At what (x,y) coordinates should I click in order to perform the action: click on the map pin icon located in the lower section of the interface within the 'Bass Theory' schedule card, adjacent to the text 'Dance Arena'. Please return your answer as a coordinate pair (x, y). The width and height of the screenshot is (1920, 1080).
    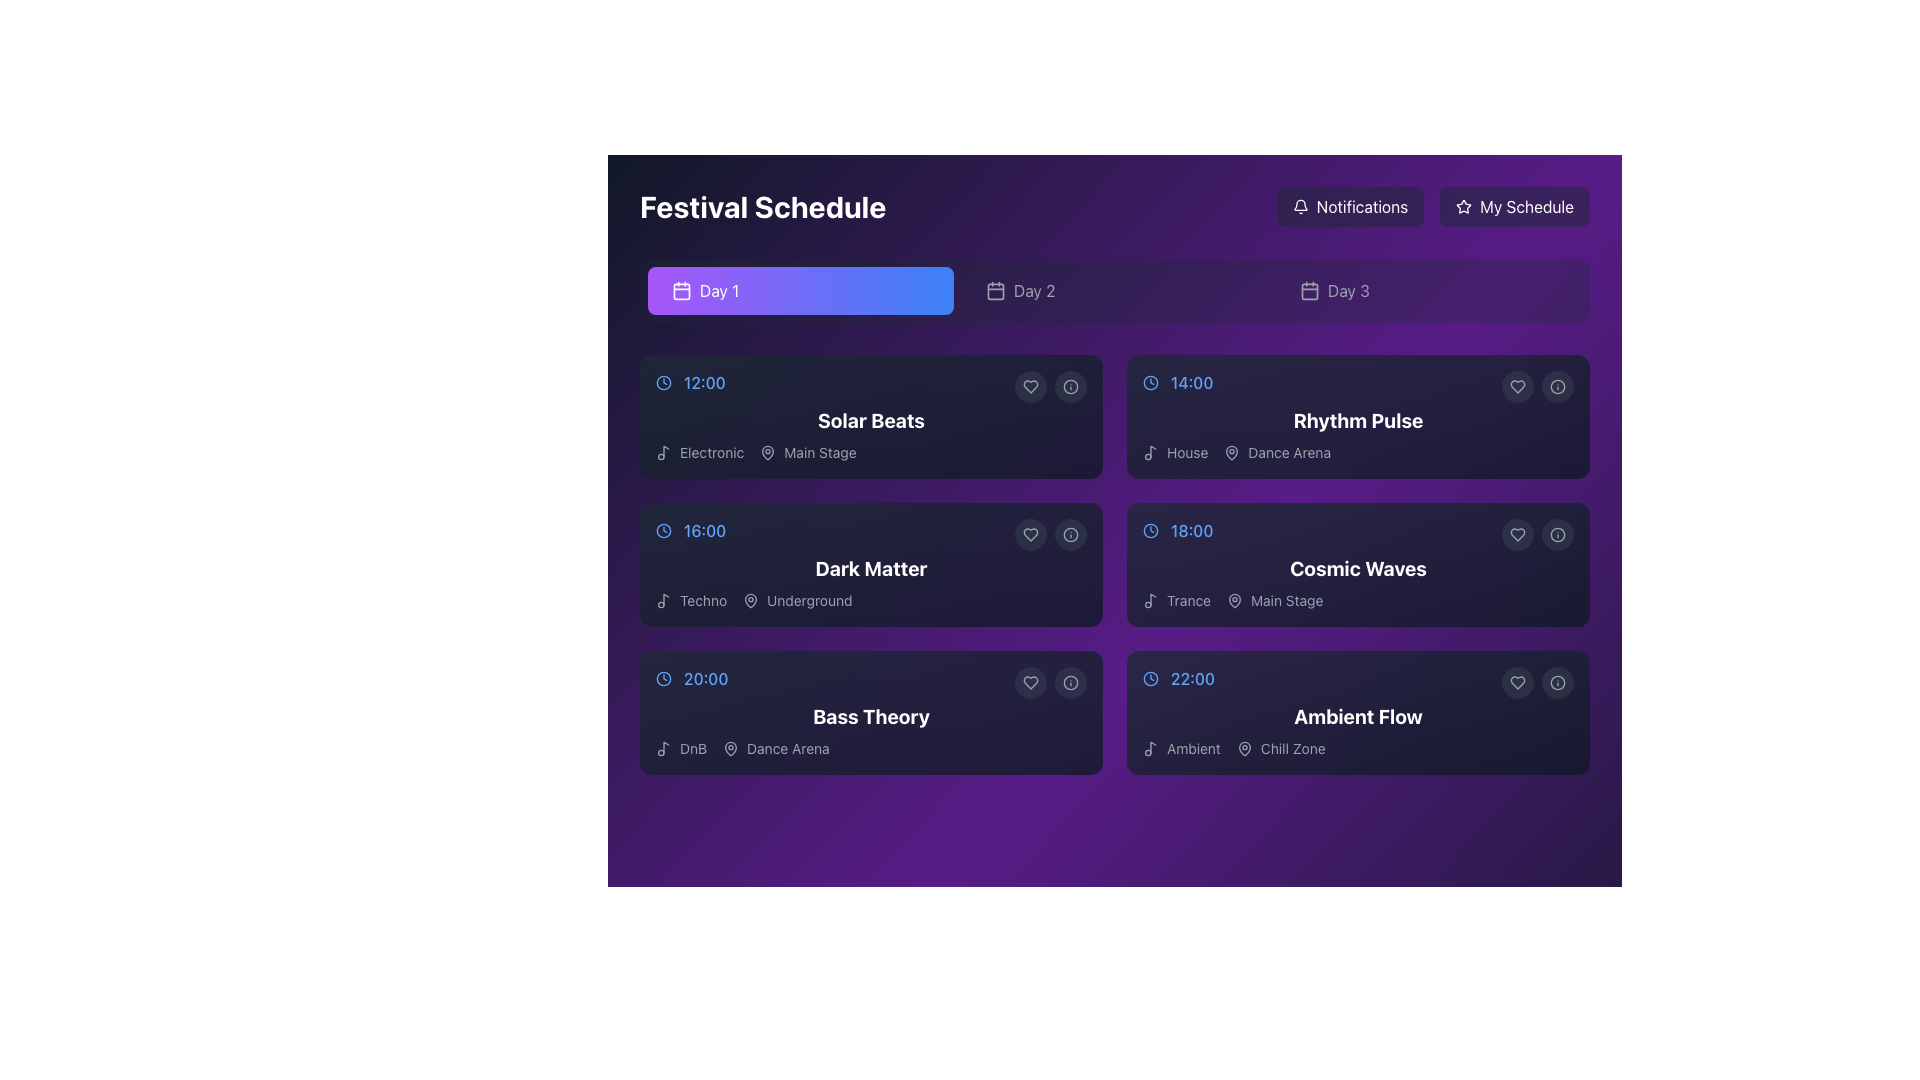
    Looking at the image, I should click on (730, 748).